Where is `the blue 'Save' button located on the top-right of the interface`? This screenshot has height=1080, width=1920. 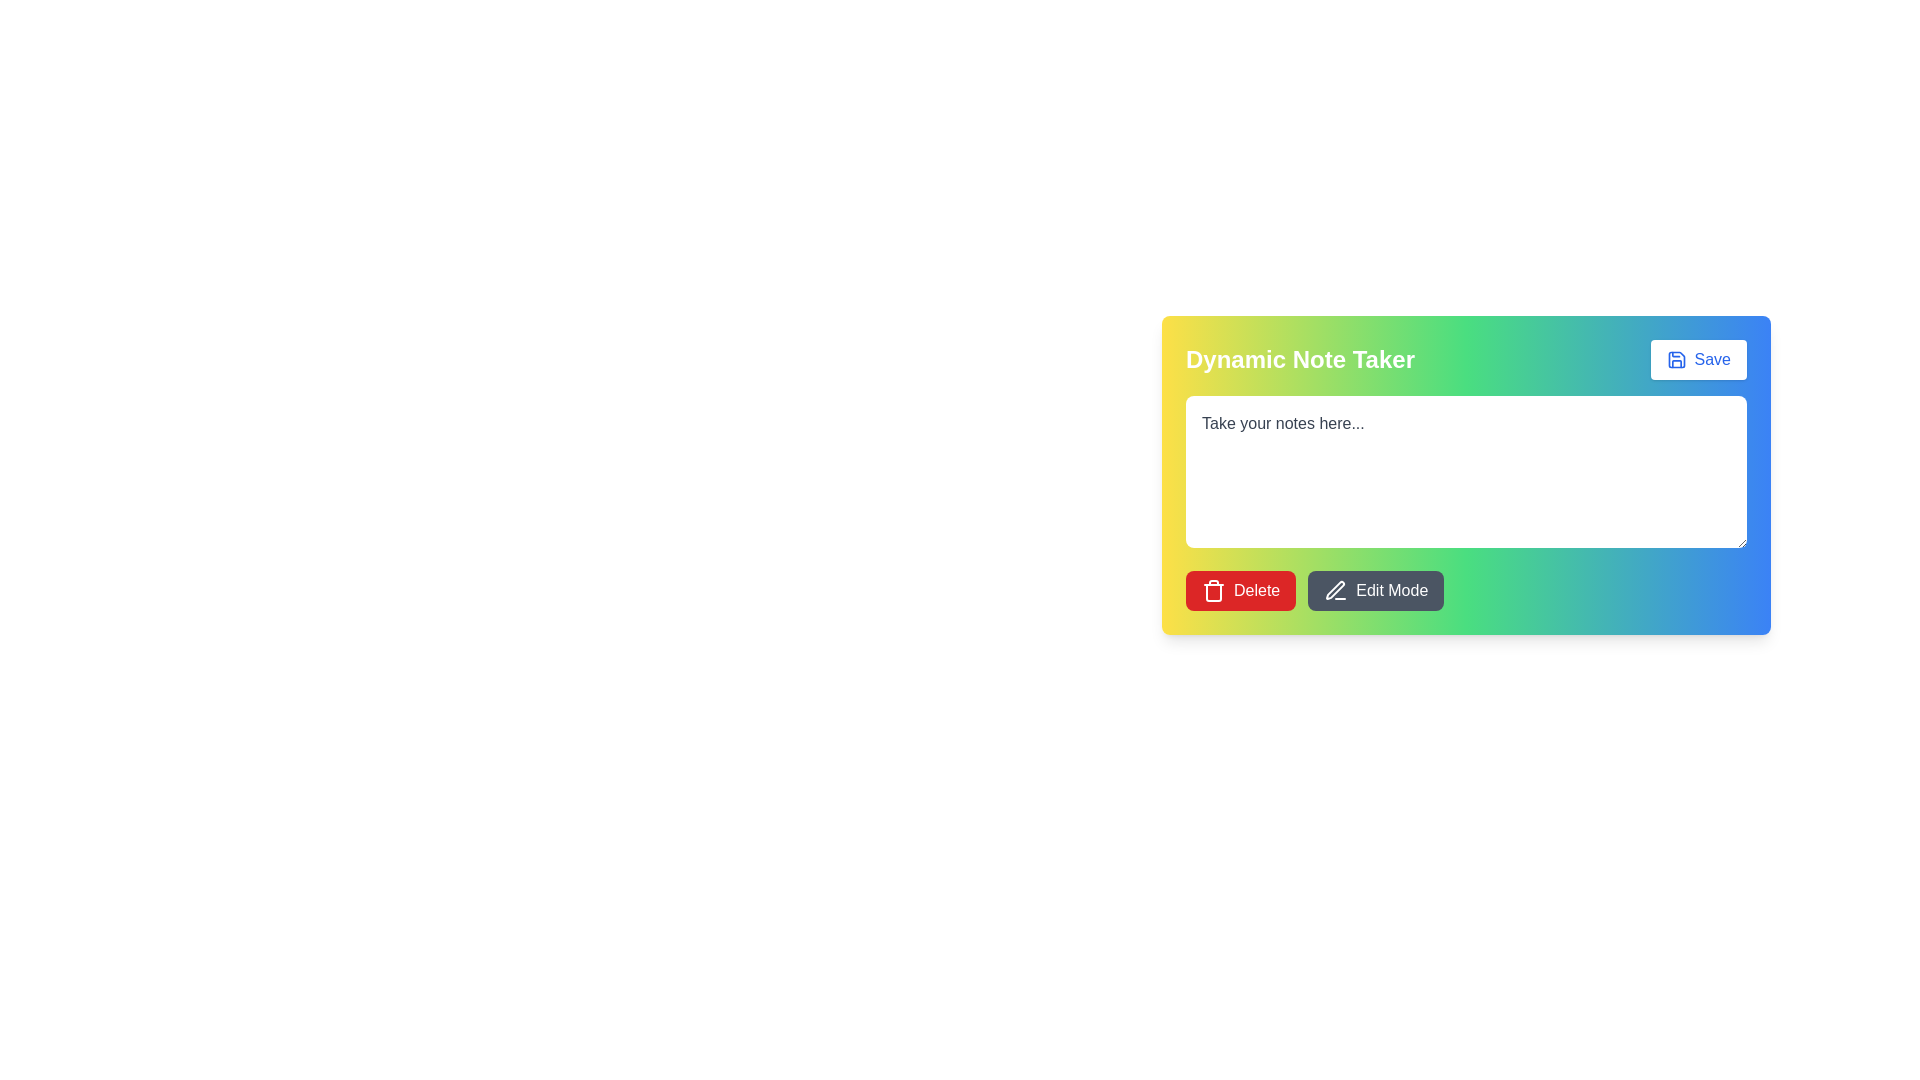 the blue 'Save' button located on the top-right of the interface is located at coordinates (1697, 358).